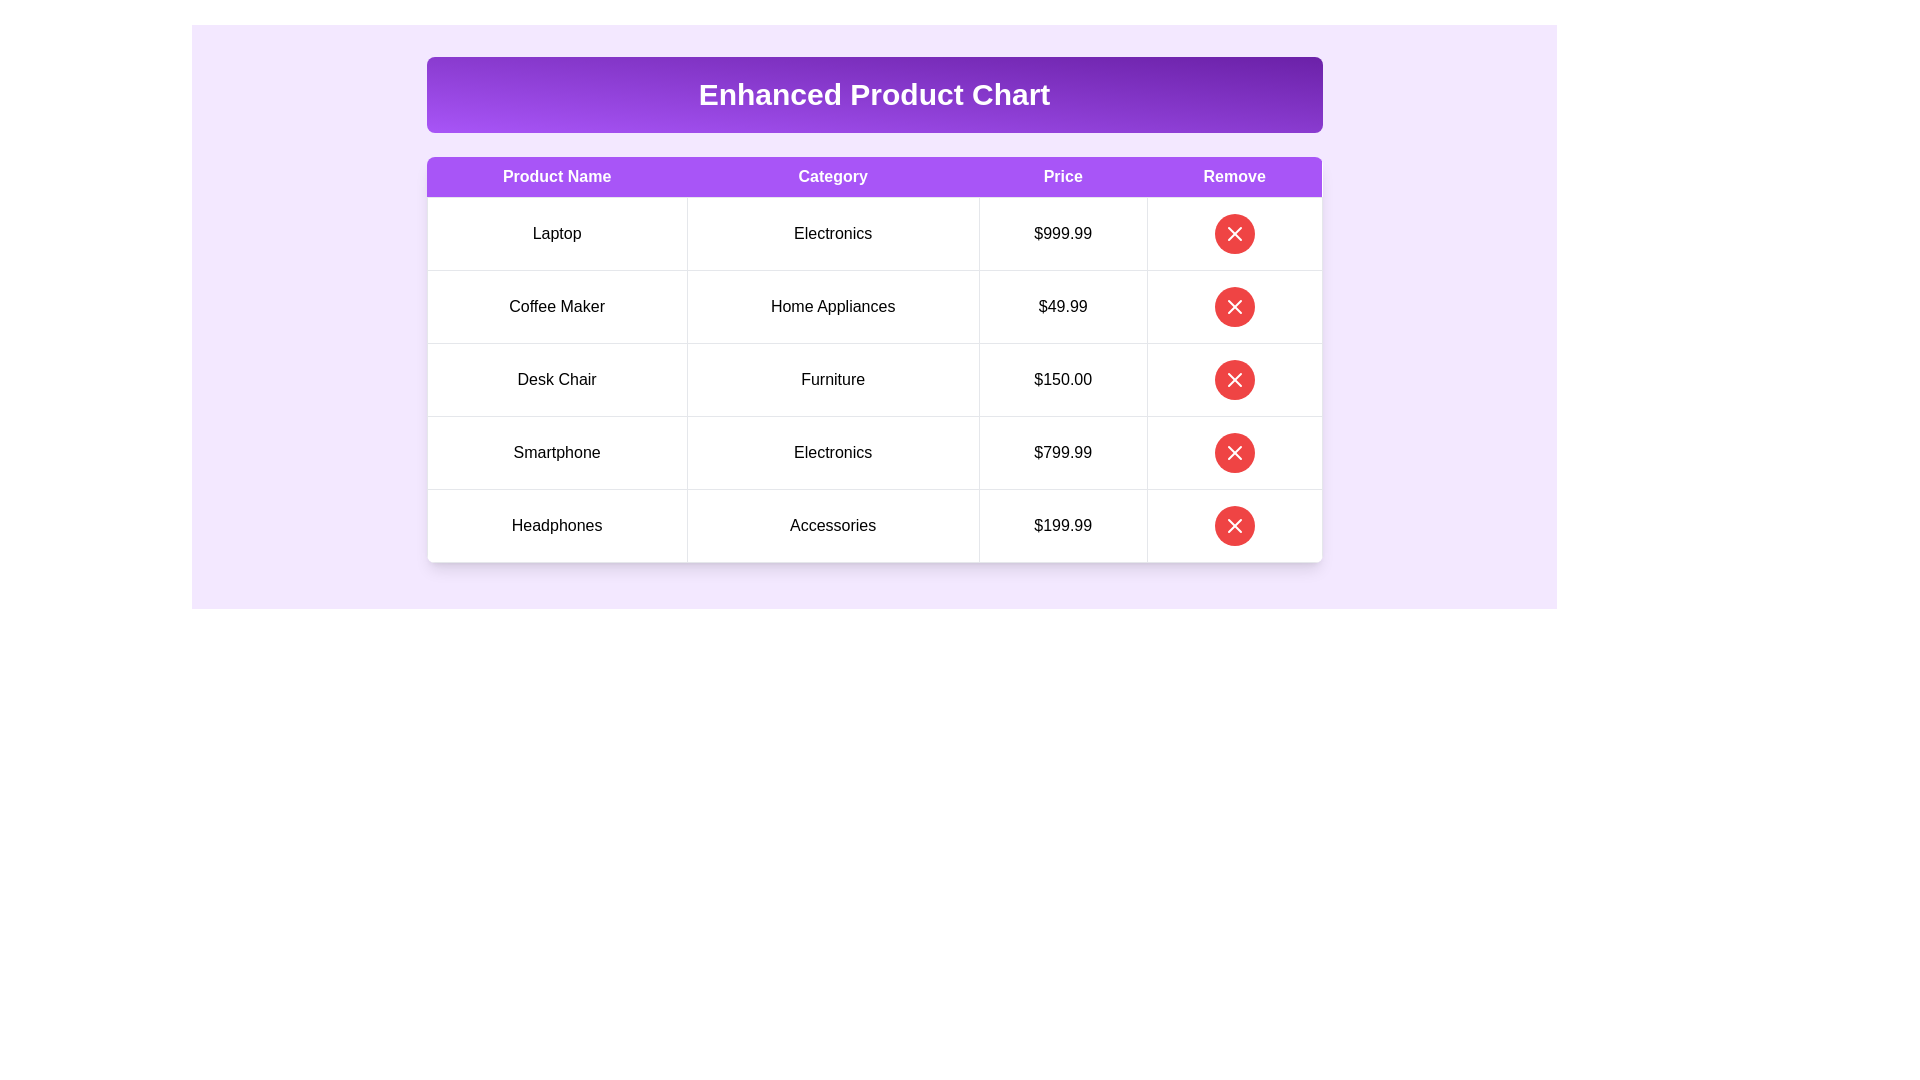 The image size is (1920, 1080). What do you see at coordinates (833, 452) in the screenshot?
I see `the 'Electronics' text label in the 'Category' column of the row for the 'Smartphone' product` at bounding box center [833, 452].